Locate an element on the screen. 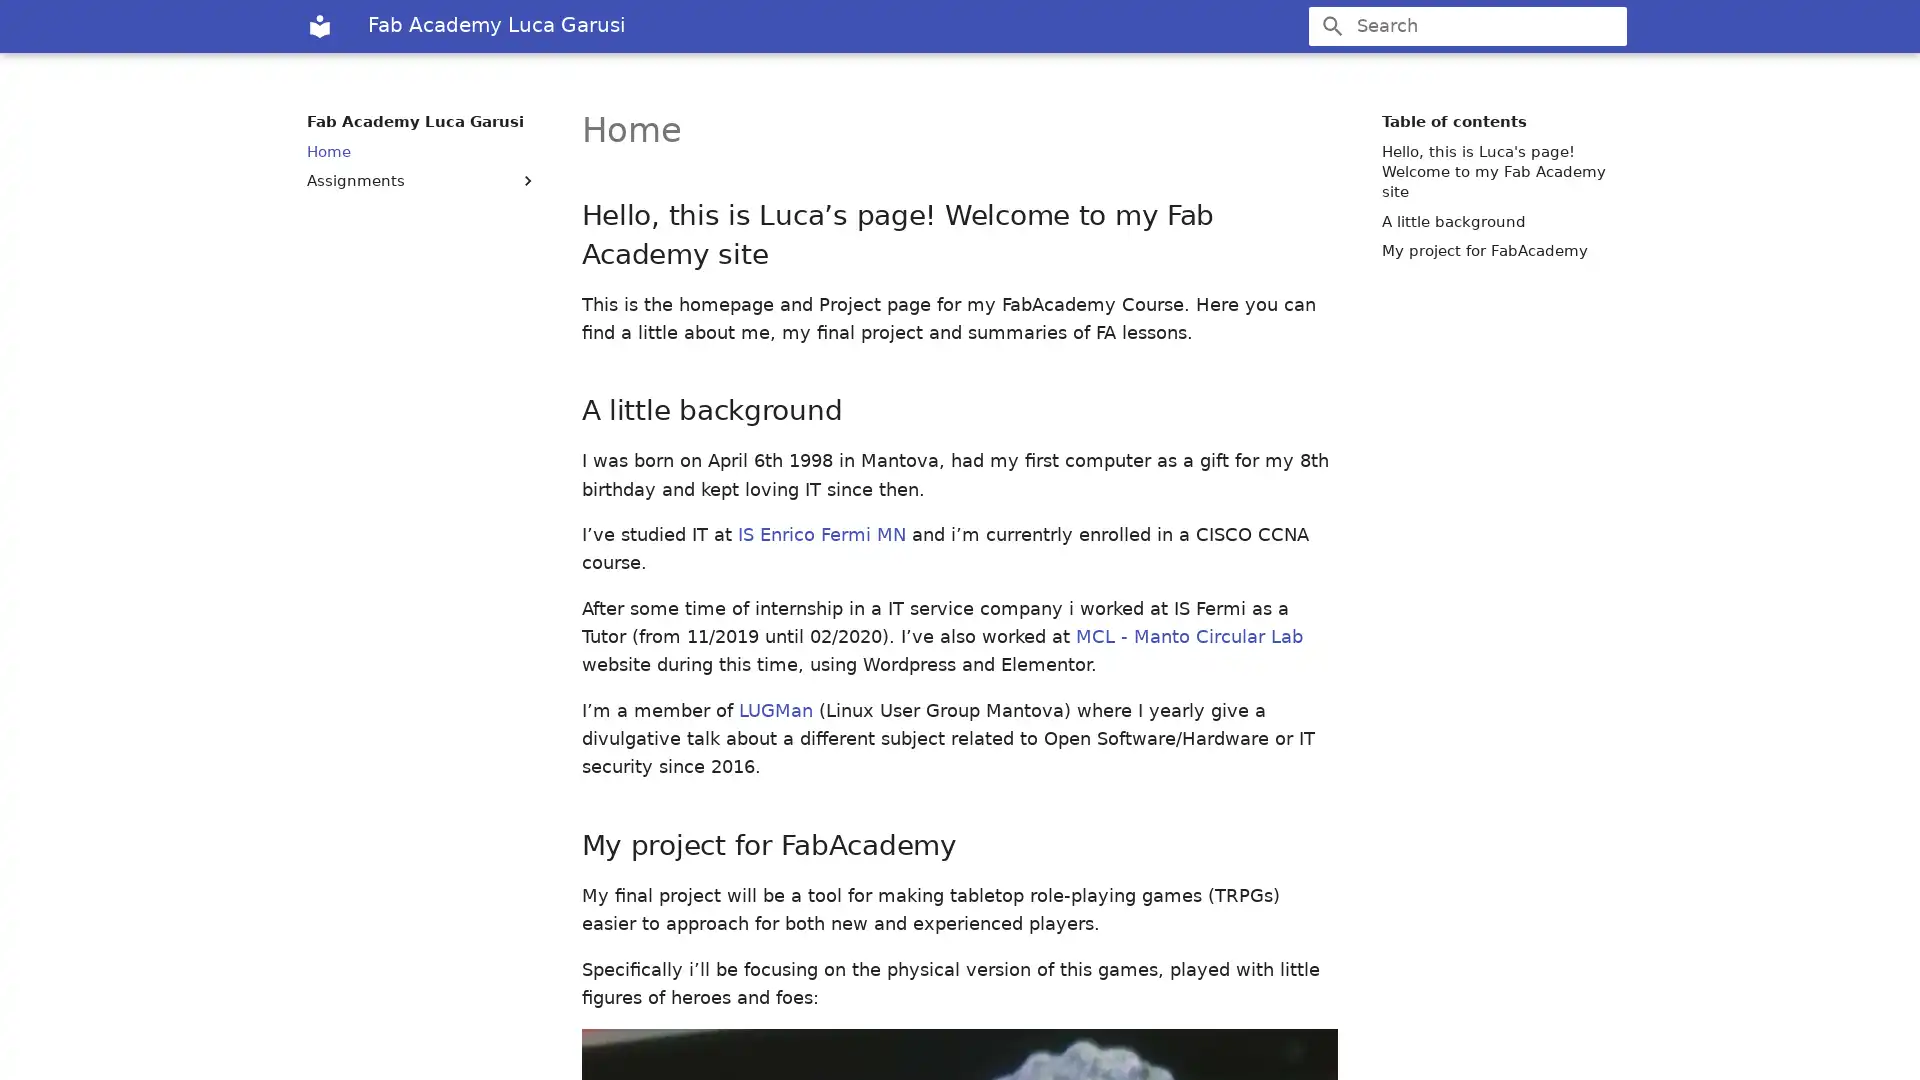 This screenshot has height=1080, width=1920. Clear is located at coordinates (1602, 26).